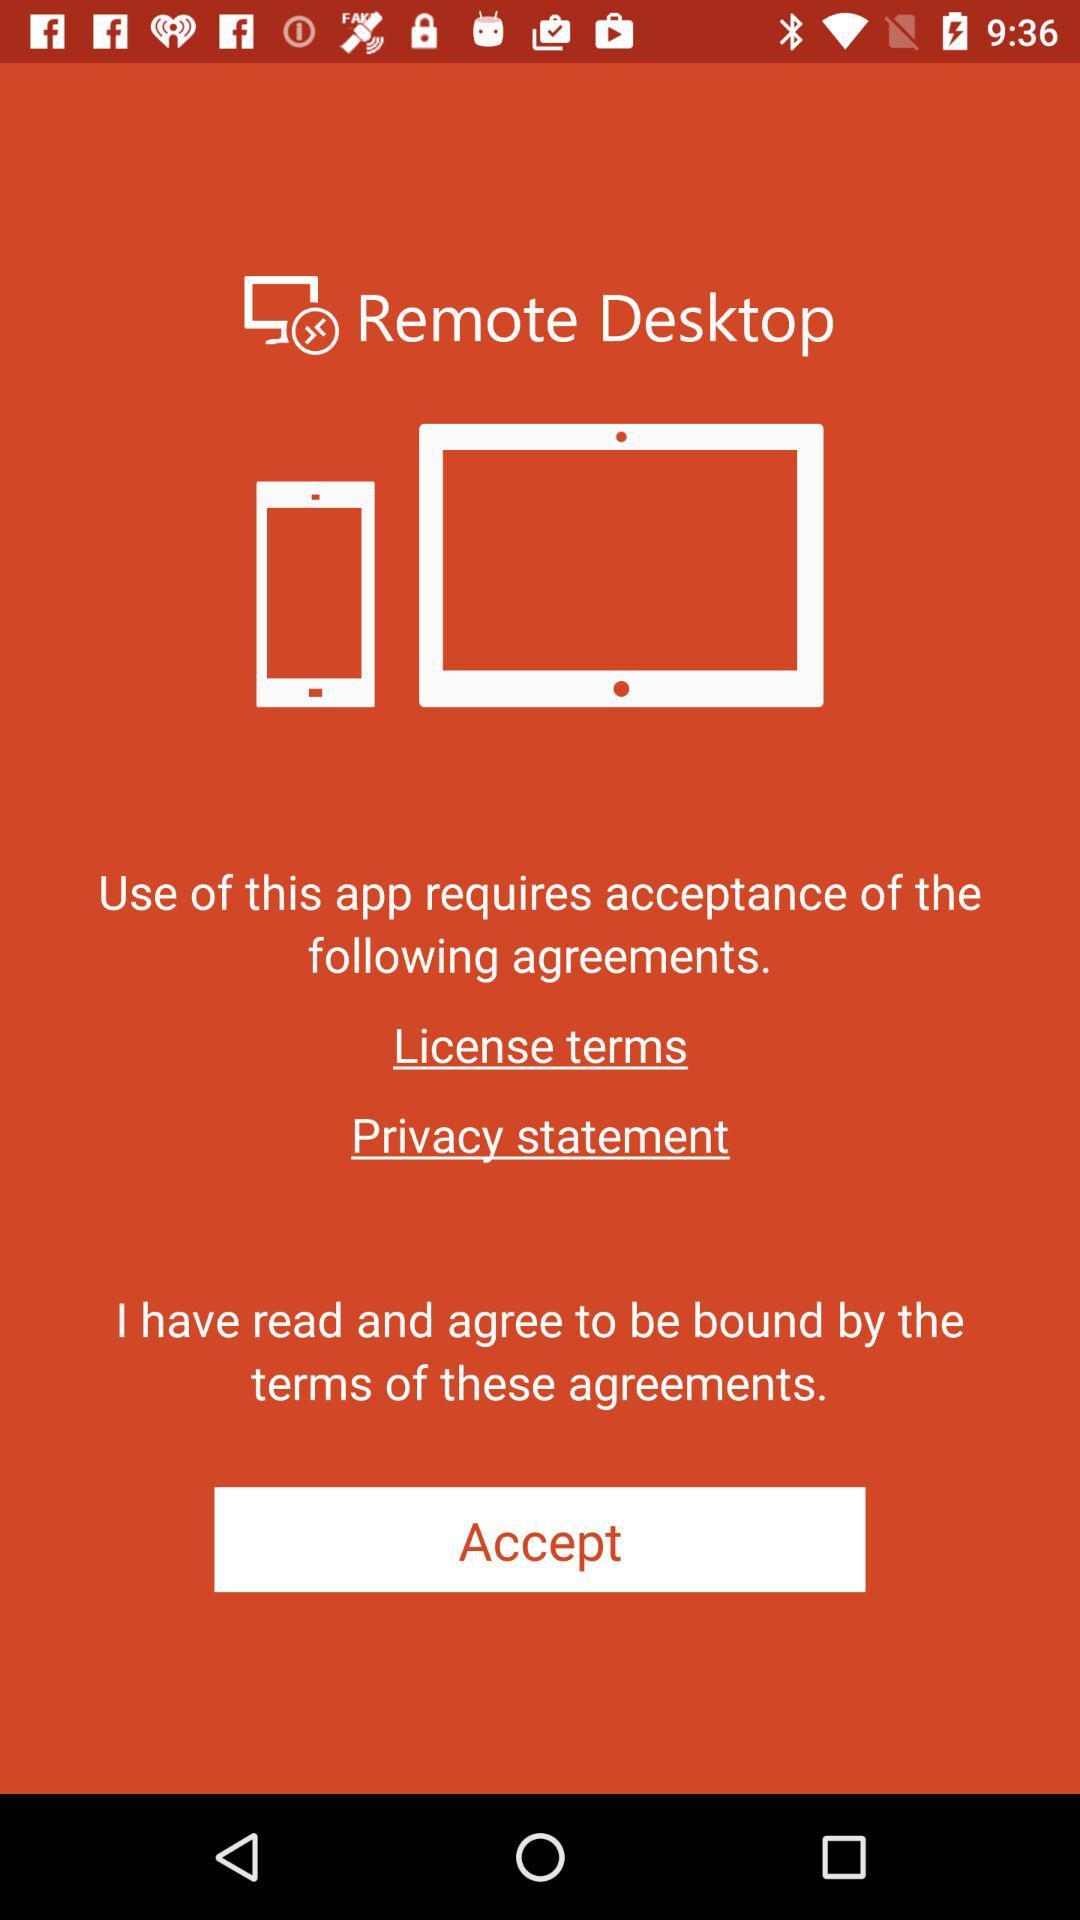 This screenshot has width=1080, height=1920. What do you see at coordinates (540, 1043) in the screenshot?
I see `item above the privacy statement icon` at bounding box center [540, 1043].